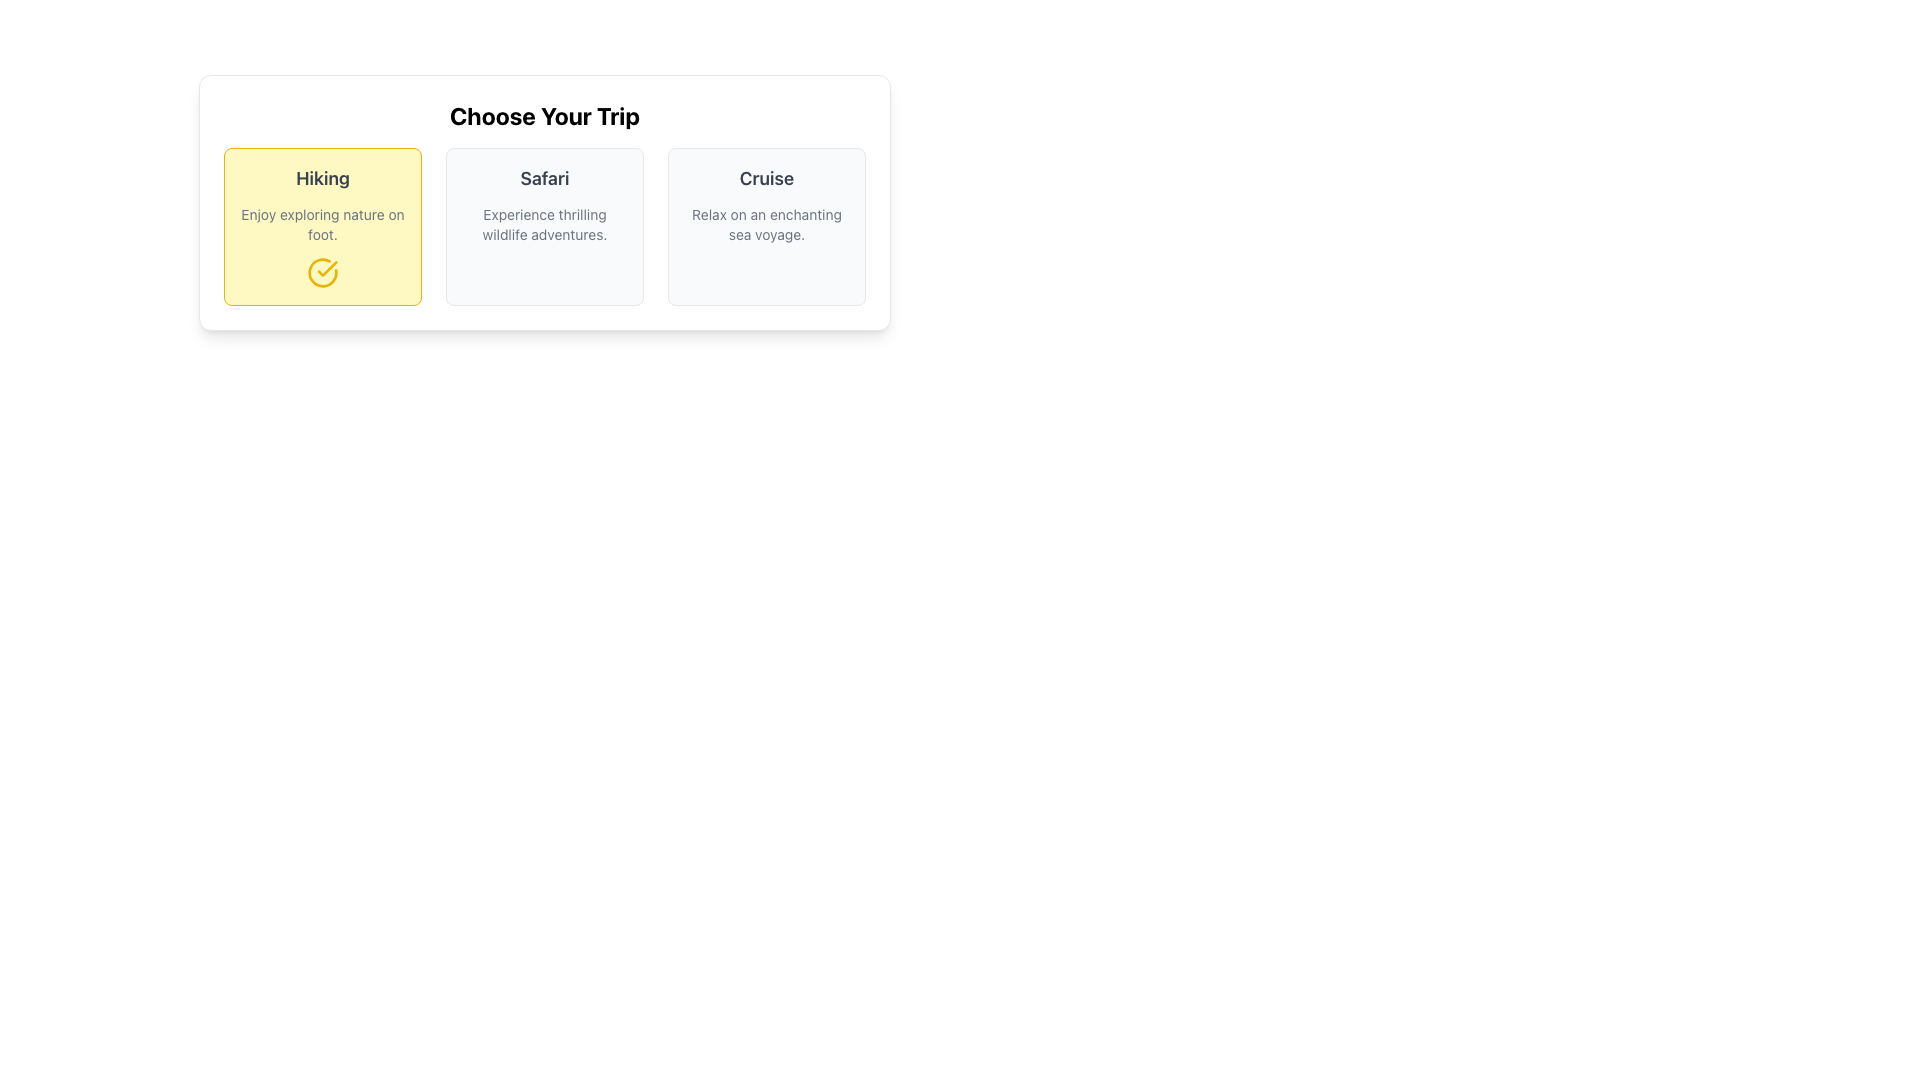  Describe the element at coordinates (545, 177) in the screenshot. I see `the 'Safari' text label, which is styled in bold gray font and located at the top of its respective card in a card-based layout` at that location.